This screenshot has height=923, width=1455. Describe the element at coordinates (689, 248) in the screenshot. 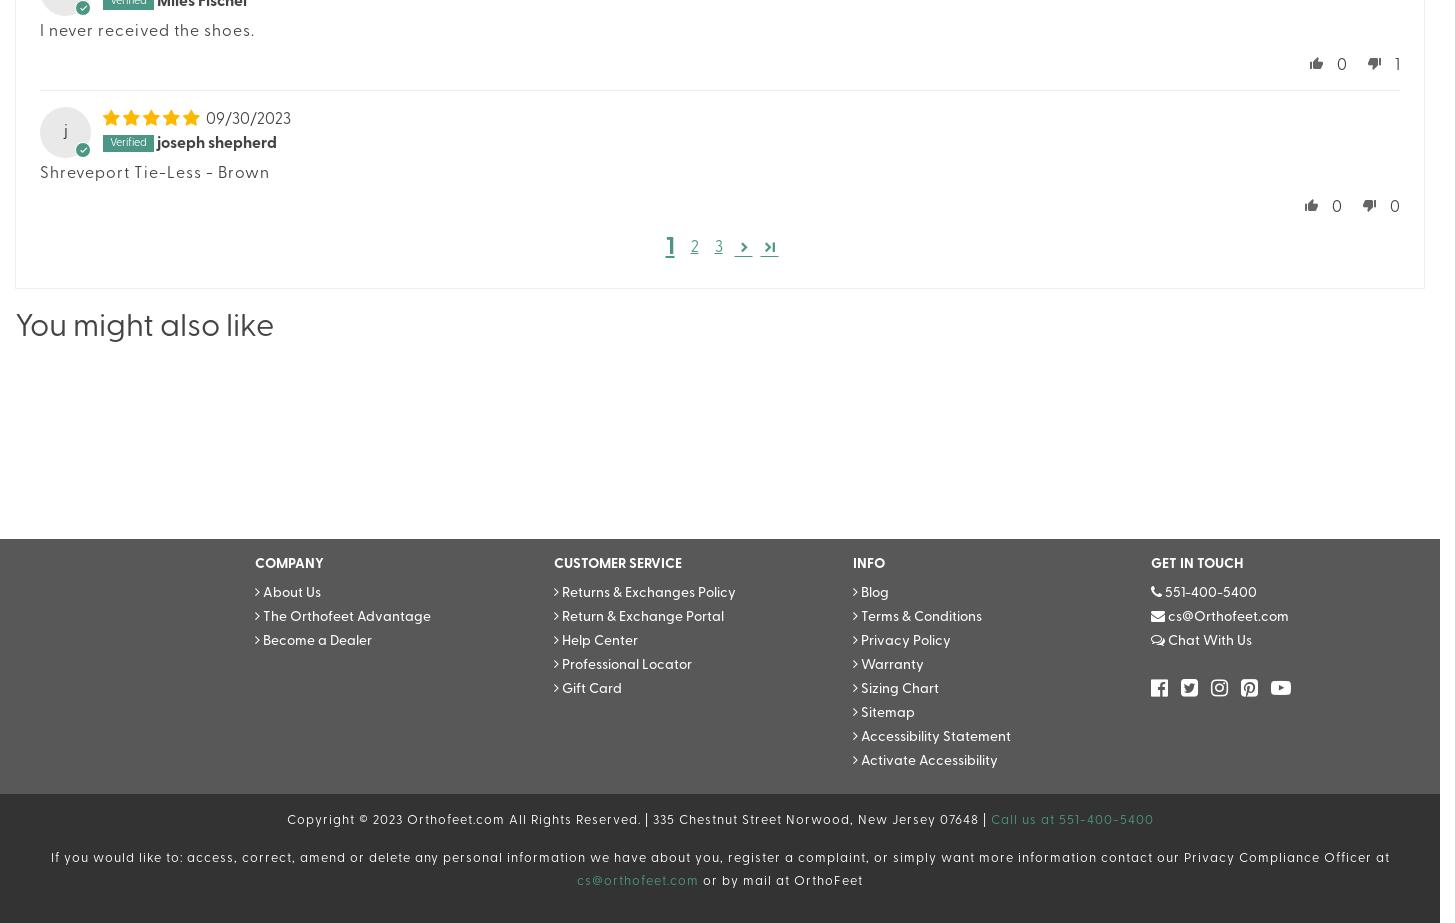

I see `'2'` at that location.